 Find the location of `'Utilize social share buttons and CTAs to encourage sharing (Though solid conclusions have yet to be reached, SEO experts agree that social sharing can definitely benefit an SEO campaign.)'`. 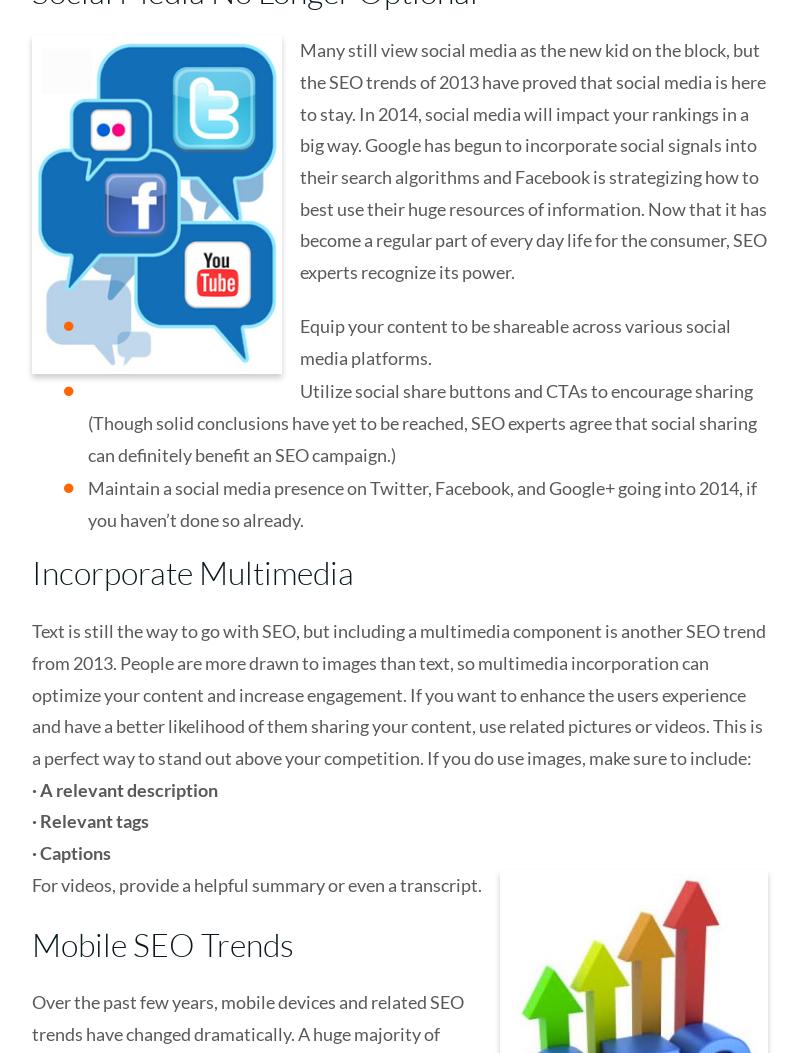

'Utilize social share buttons and CTAs to encourage sharing (Though solid conclusions have yet to be reached, SEO experts agree that social sharing can definitely benefit an SEO campaign.)' is located at coordinates (422, 422).